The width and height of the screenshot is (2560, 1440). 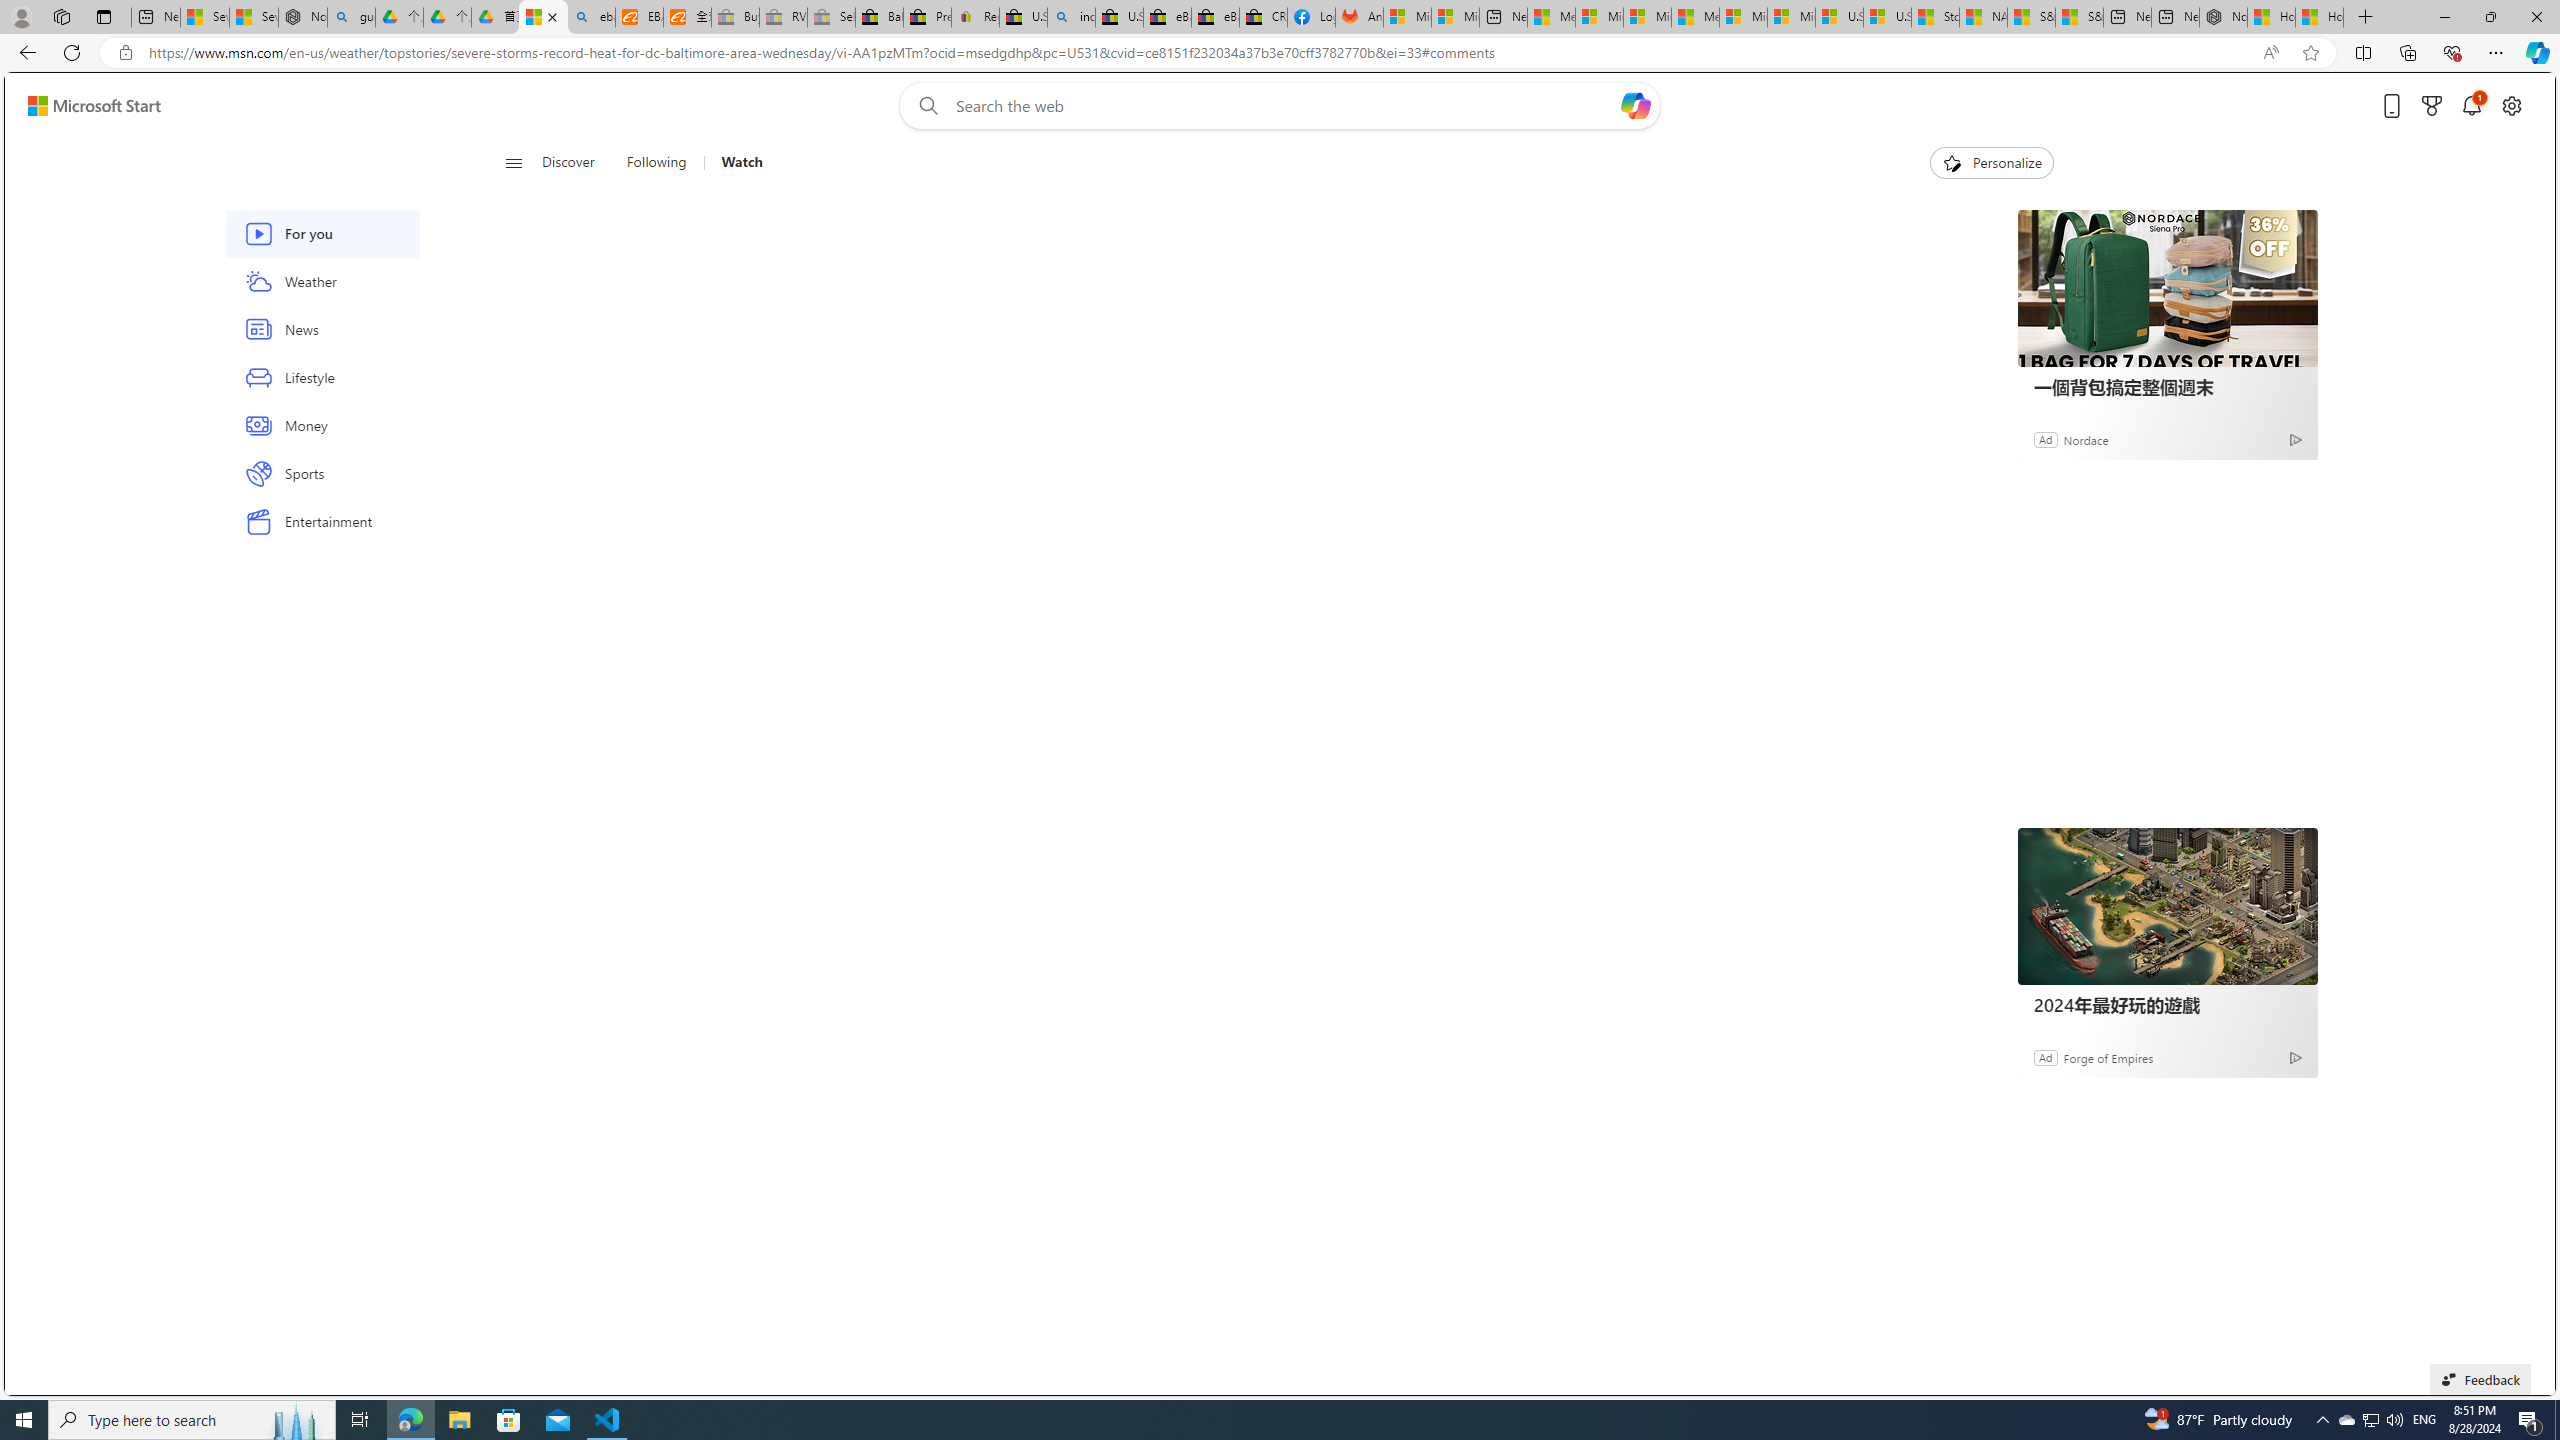 I want to click on 'Skip to content', so click(x=86, y=104).